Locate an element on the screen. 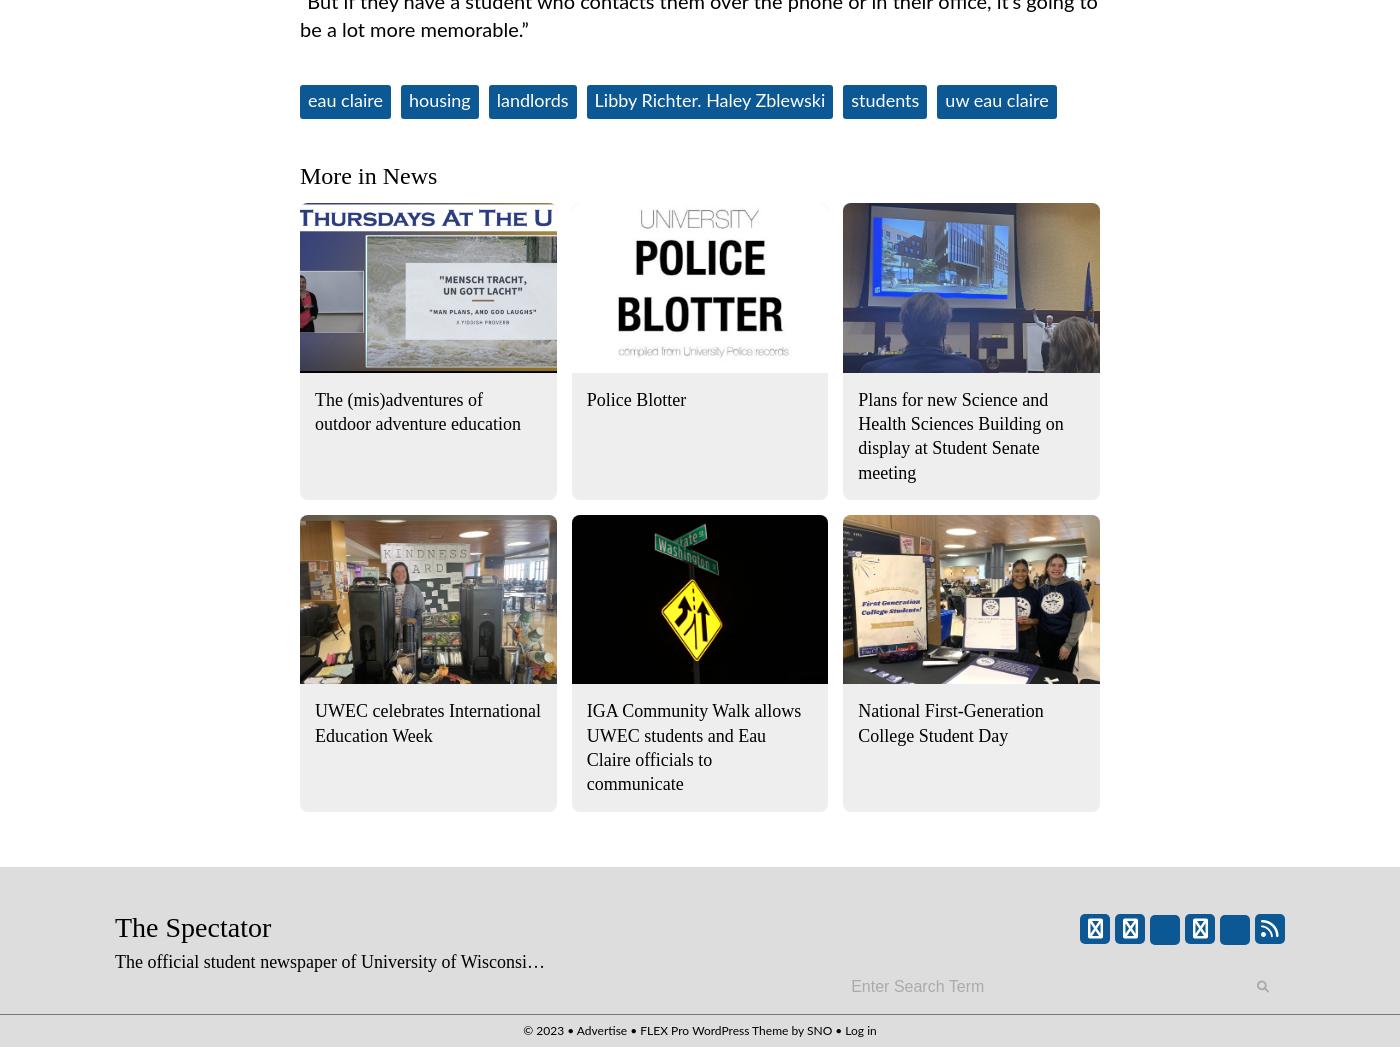 This screenshot has height=1047, width=1400. 'housing' is located at coordinates (439, 100).